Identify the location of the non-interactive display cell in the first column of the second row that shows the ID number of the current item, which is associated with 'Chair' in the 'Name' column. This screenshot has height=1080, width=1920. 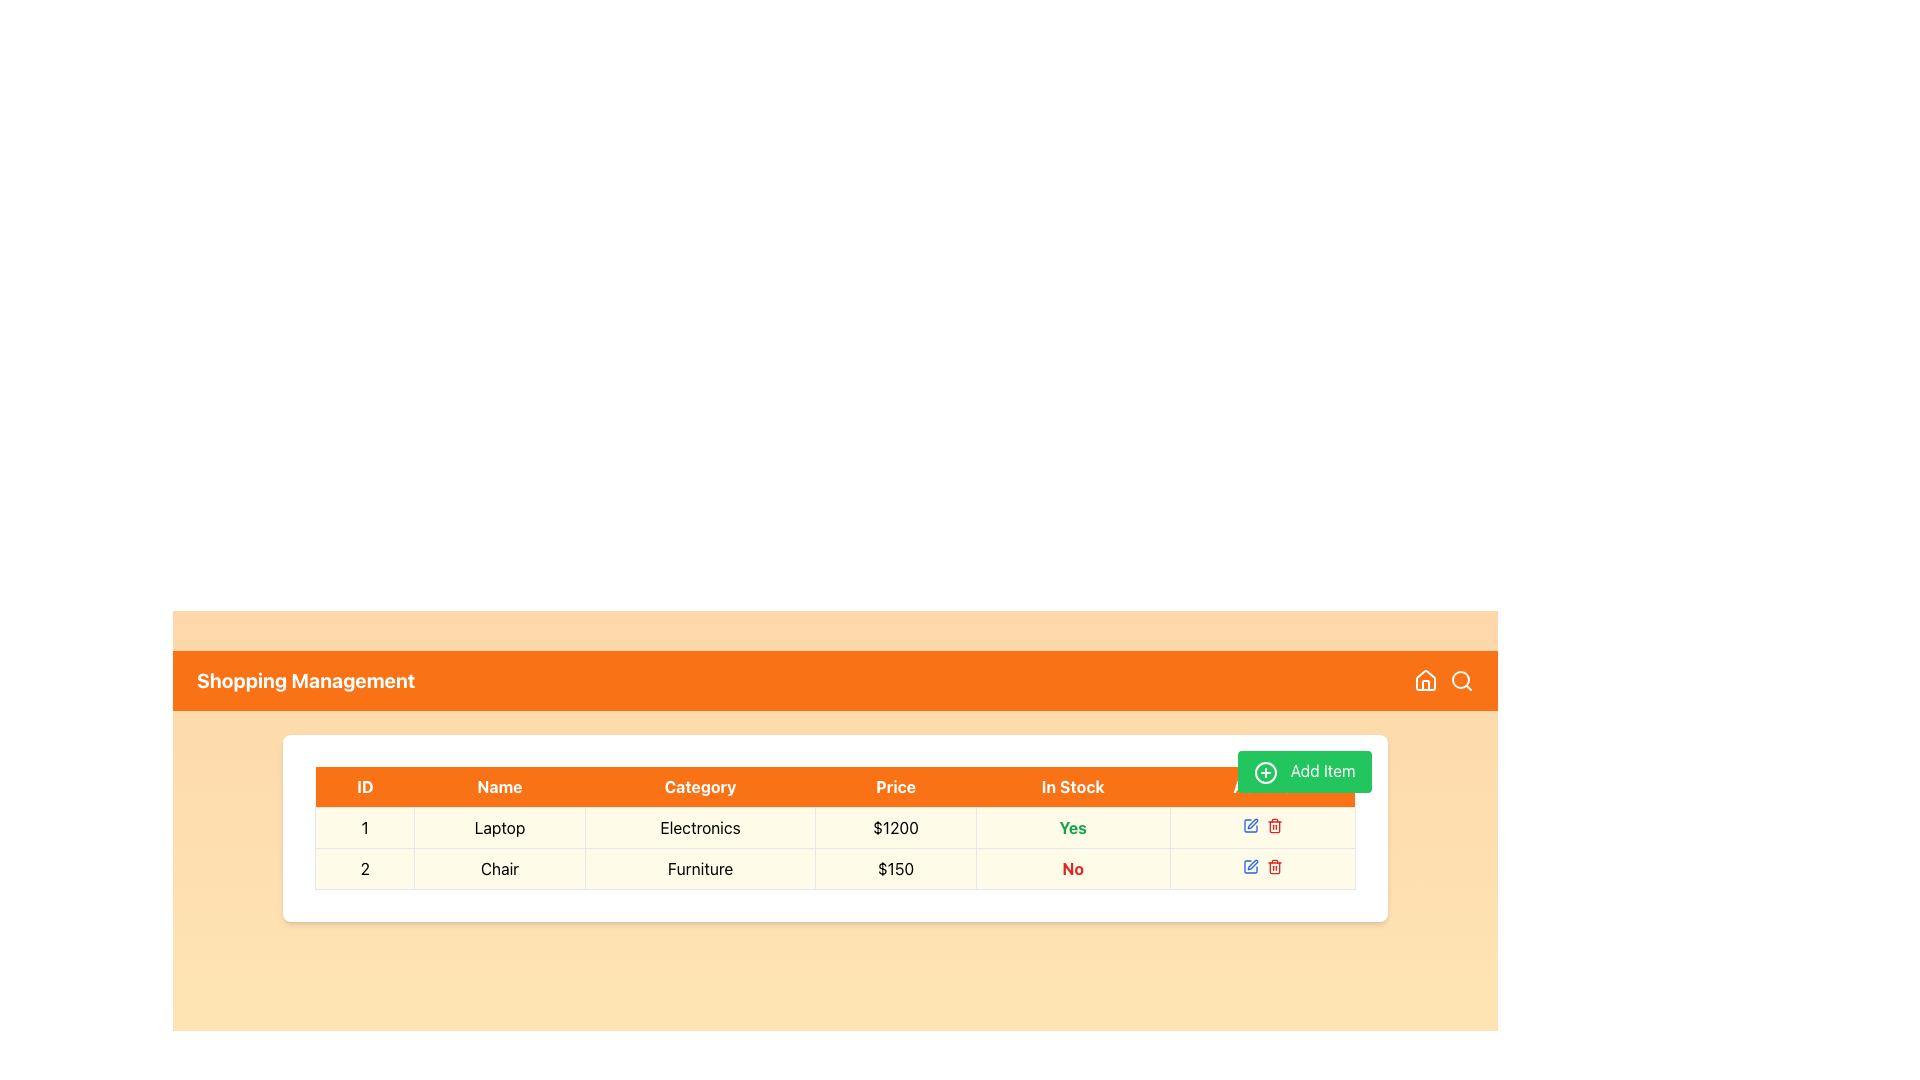
(365, 867).